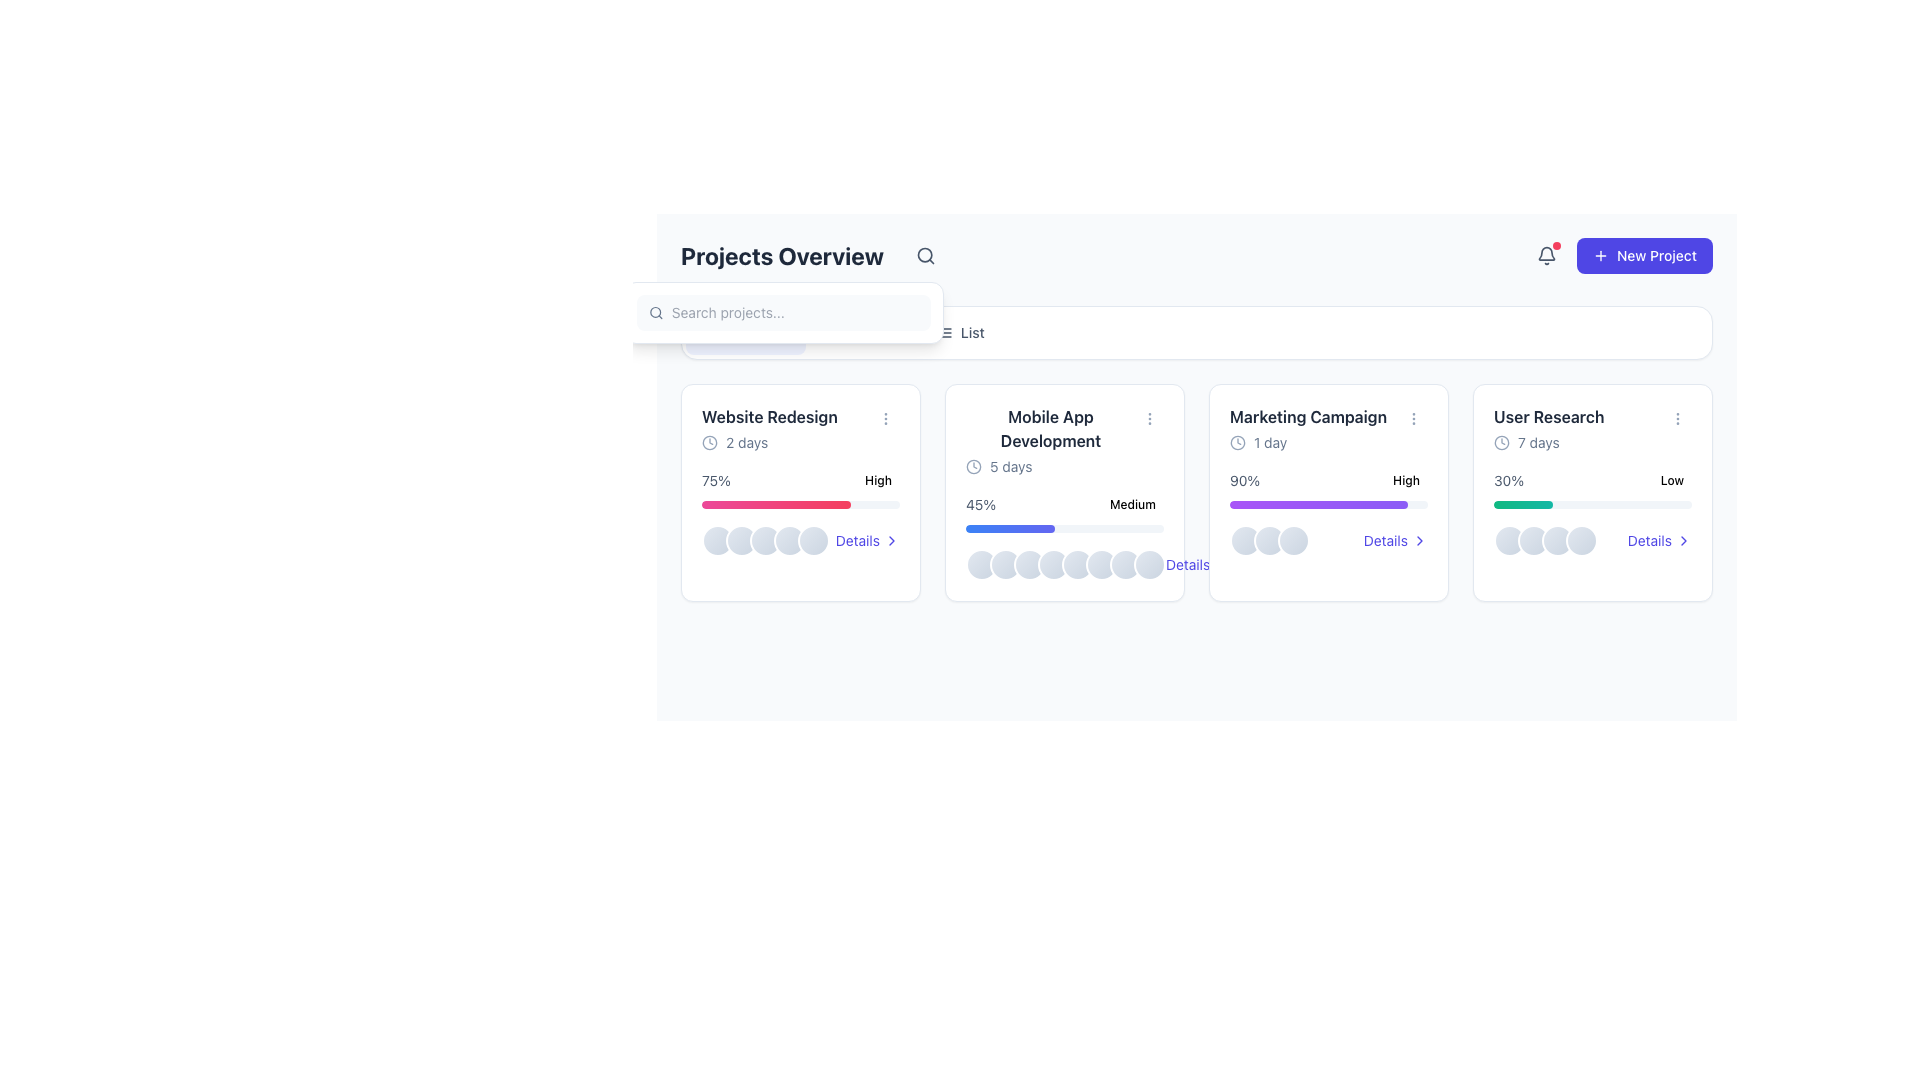 This screenshot has width=1920, height=1080. What do you see at coordinates (960, 331) in the screenshot?
I see `the 'List' button in the top-right horizontal menu bar` at bounding box center [960, 331].